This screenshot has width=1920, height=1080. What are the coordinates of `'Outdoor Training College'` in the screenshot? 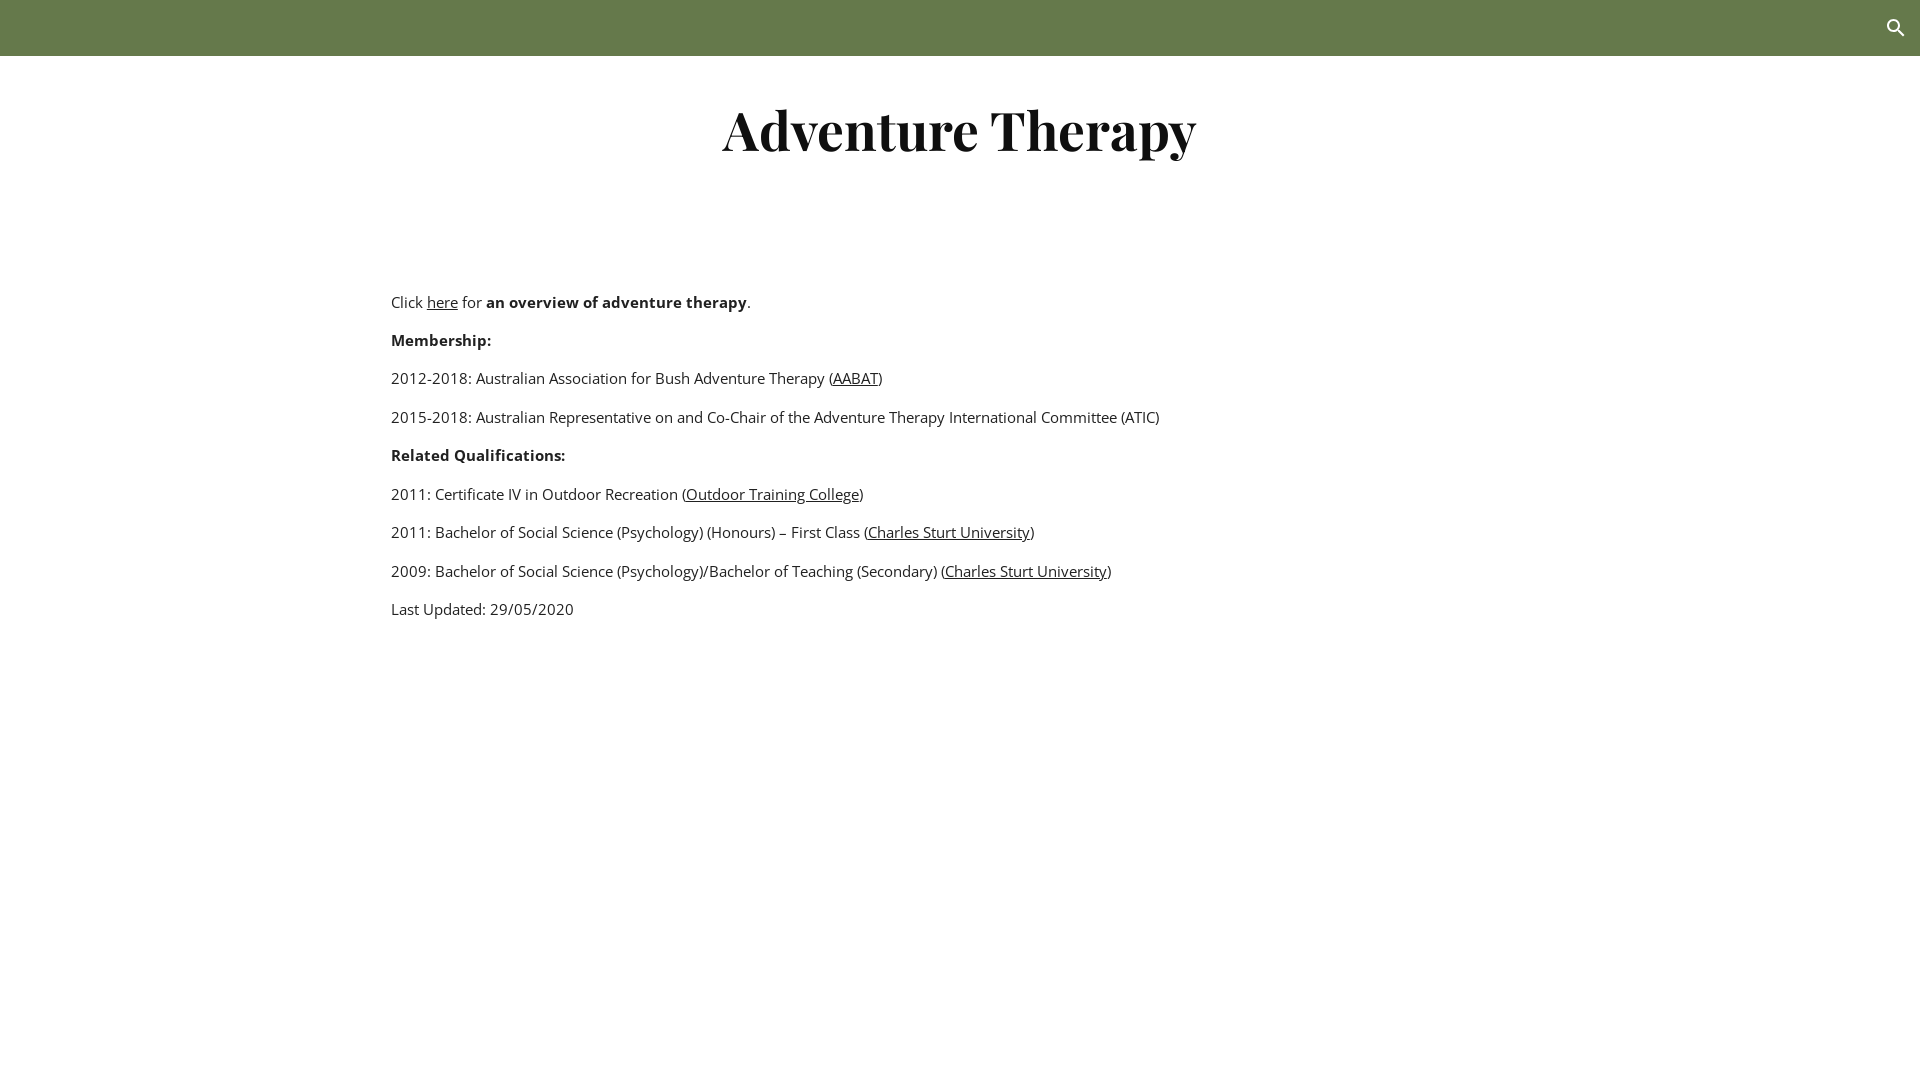 It's located at (771, 493).